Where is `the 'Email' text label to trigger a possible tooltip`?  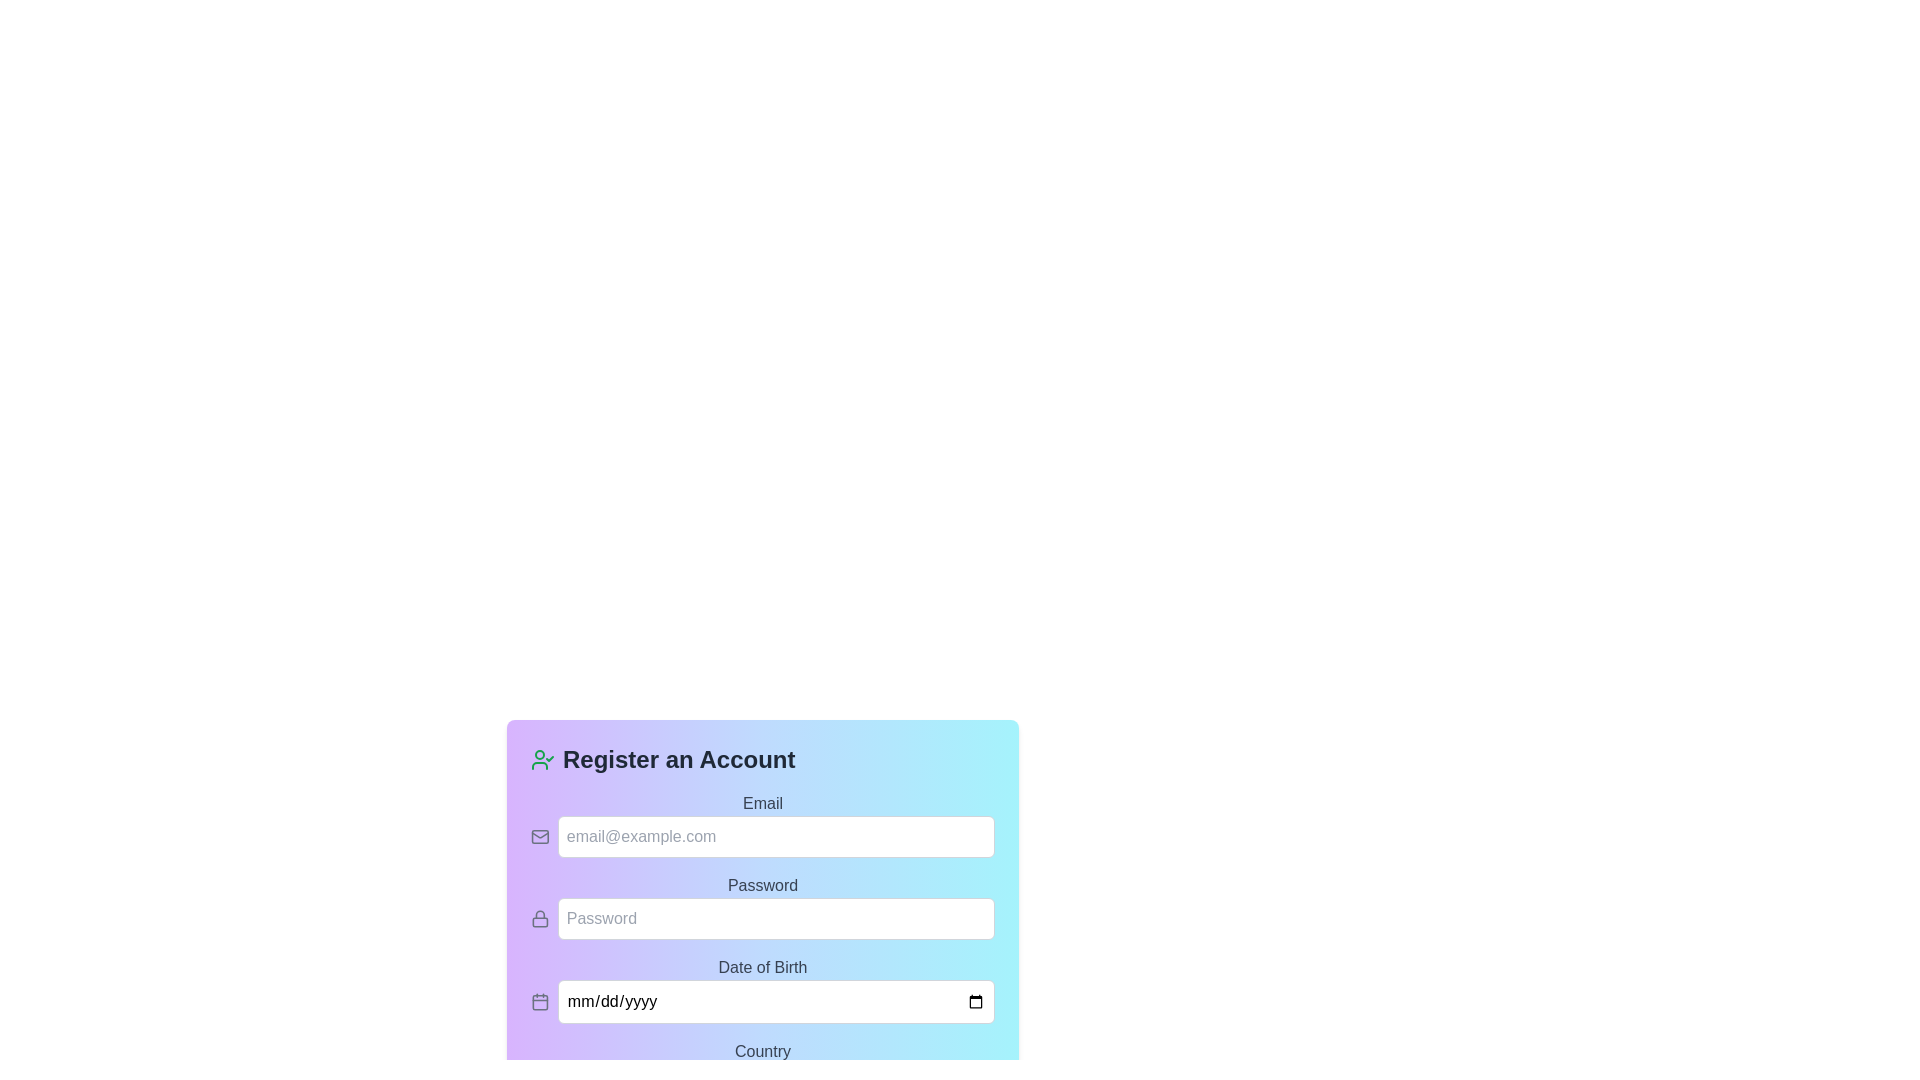
the 'Email' text label to trigger a possible tooltip is located at coordinates (762, 802).